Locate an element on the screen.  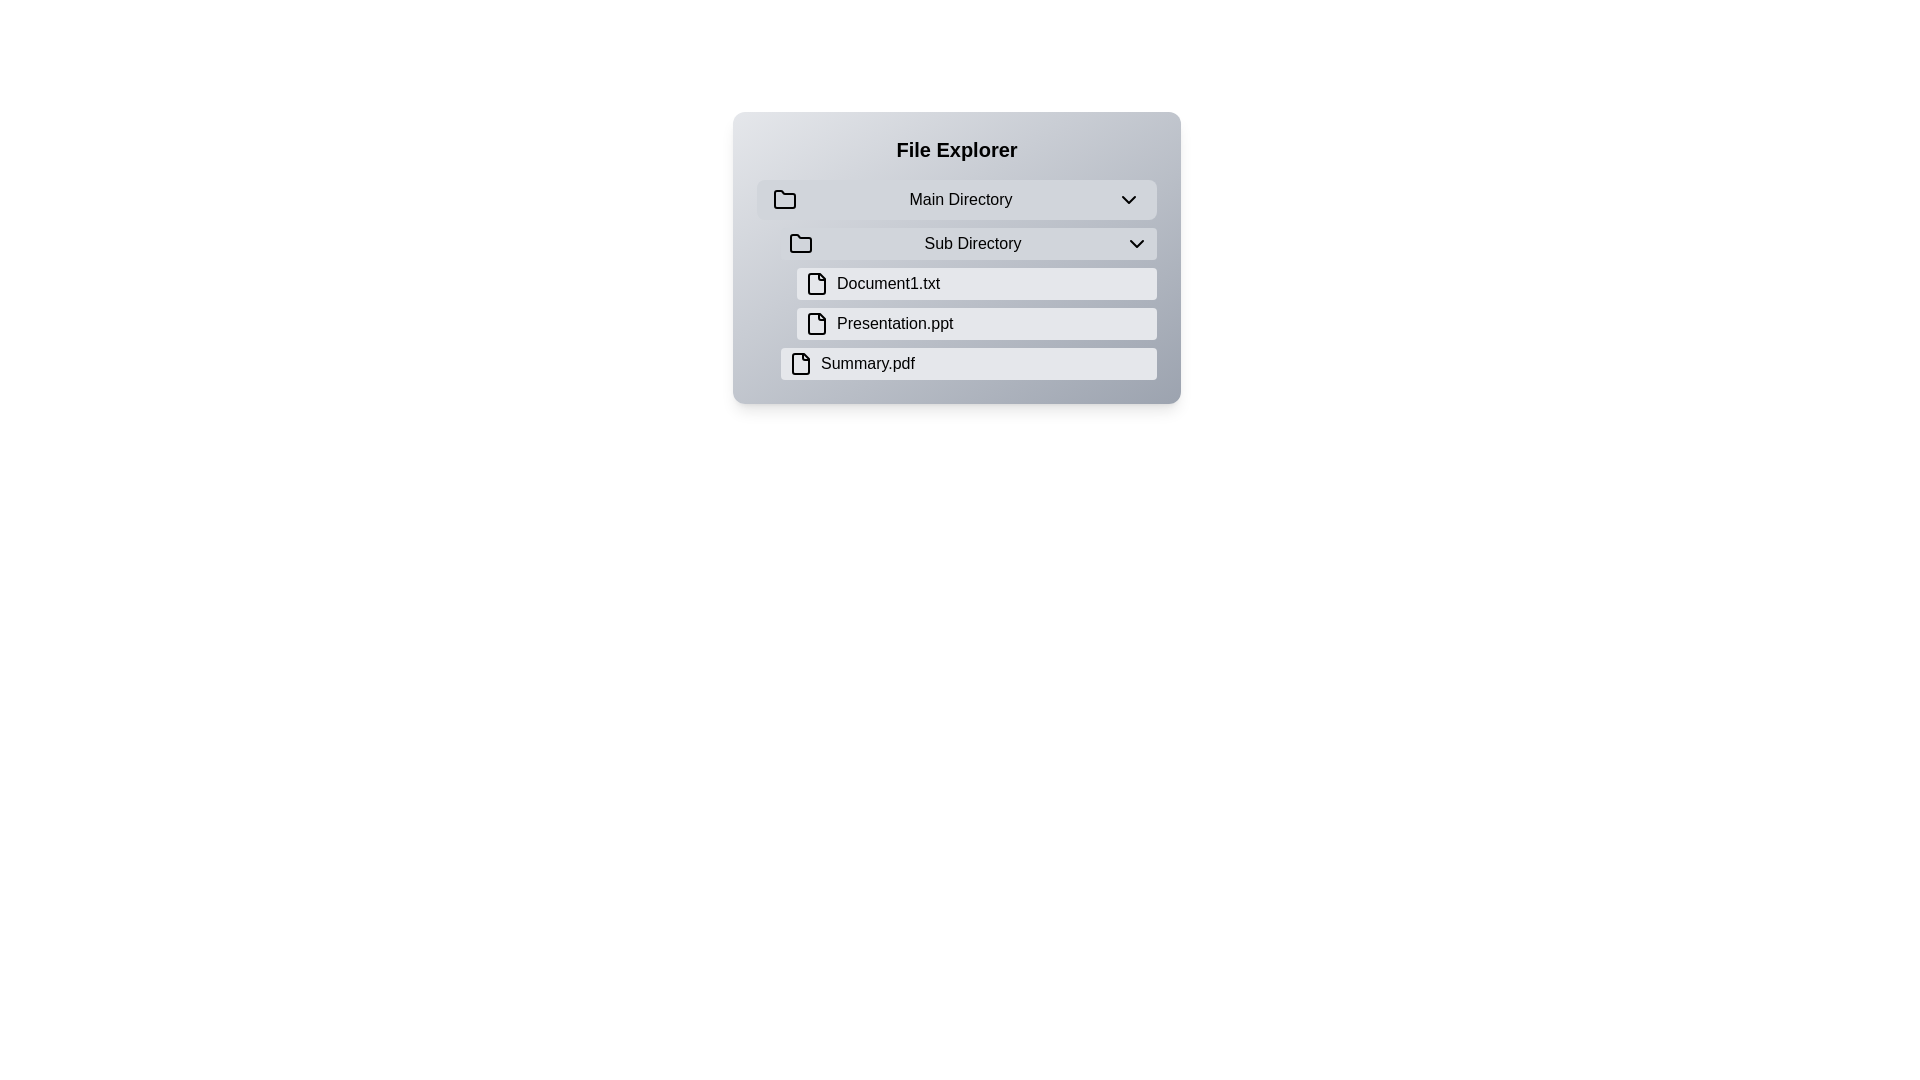
the SVG graphic icon representing the file type or status next to 'Document1.txt' in the file explorer interface is located at coordinates (816, 284).